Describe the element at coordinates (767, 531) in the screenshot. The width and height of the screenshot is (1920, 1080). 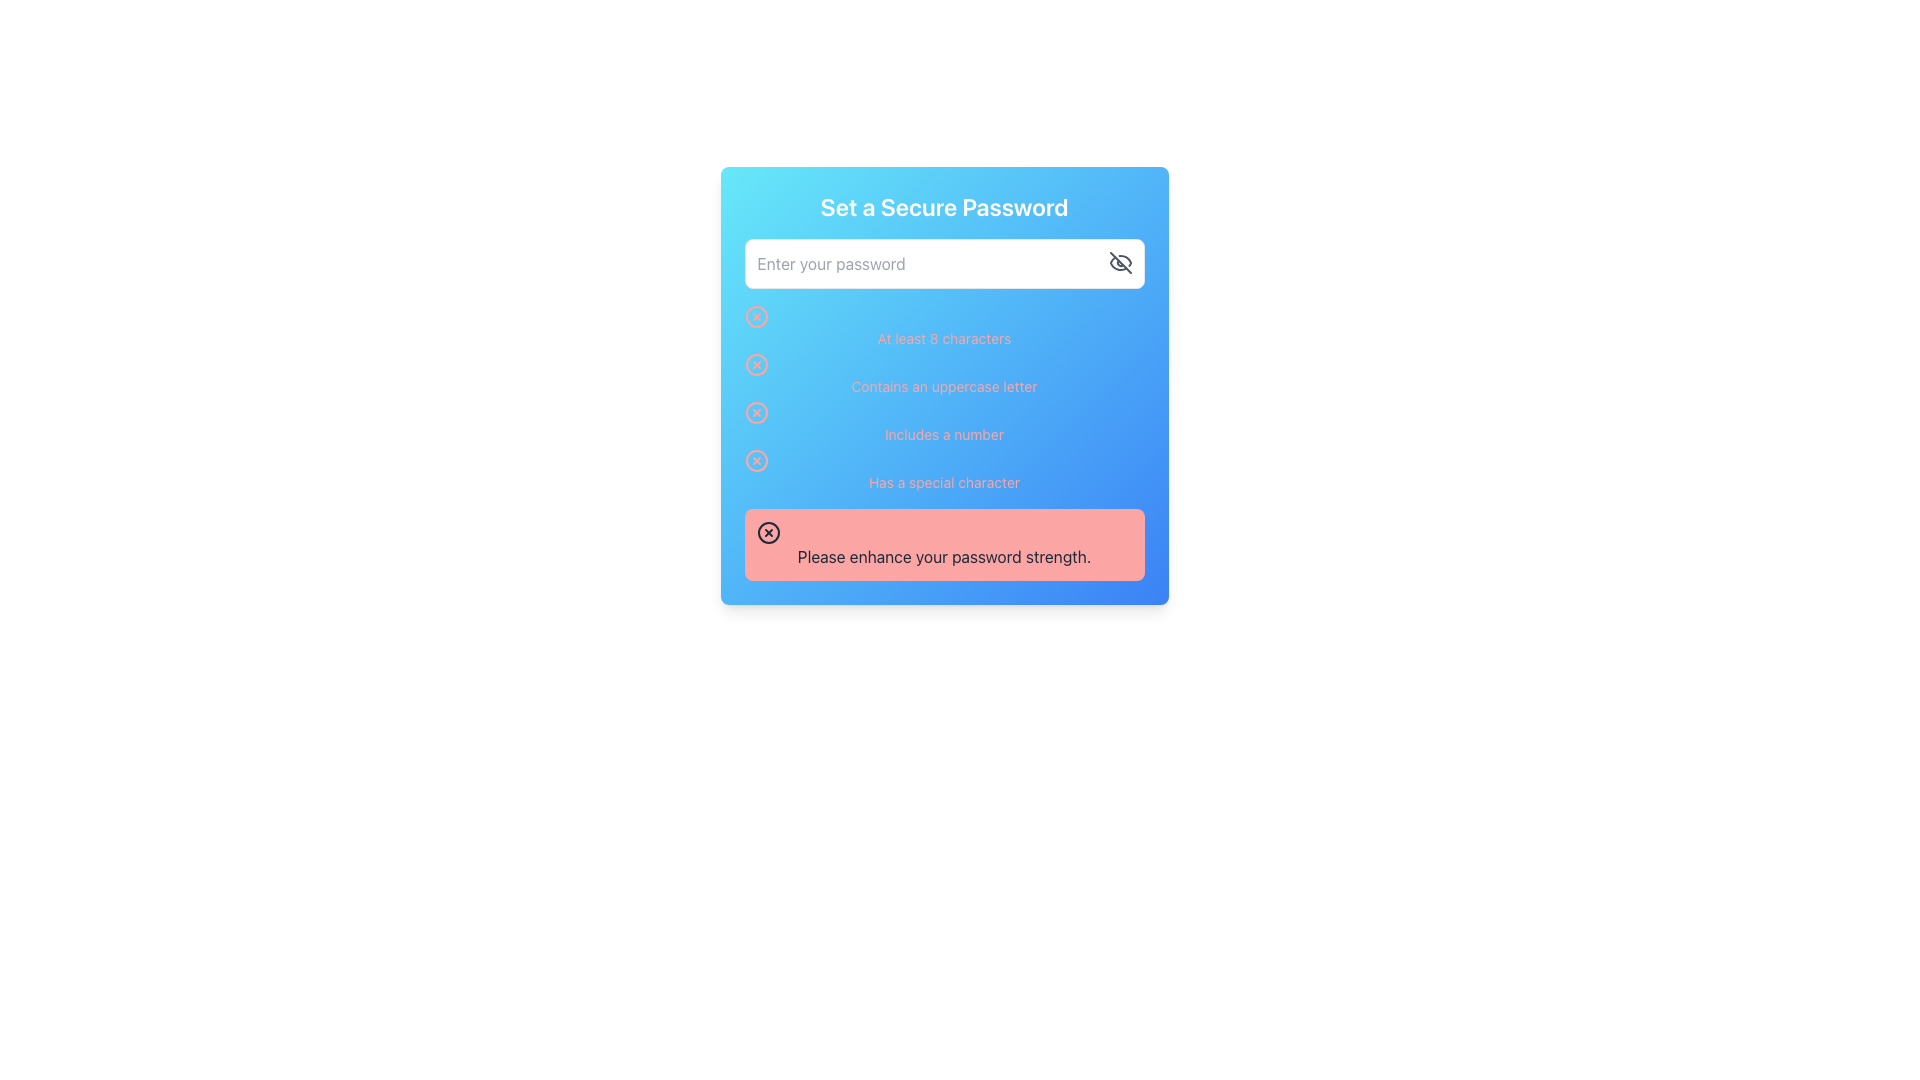
I see `the circular graphical element with a black stroke and transparent fill, located within the lower error message box, near its left side` at that location.